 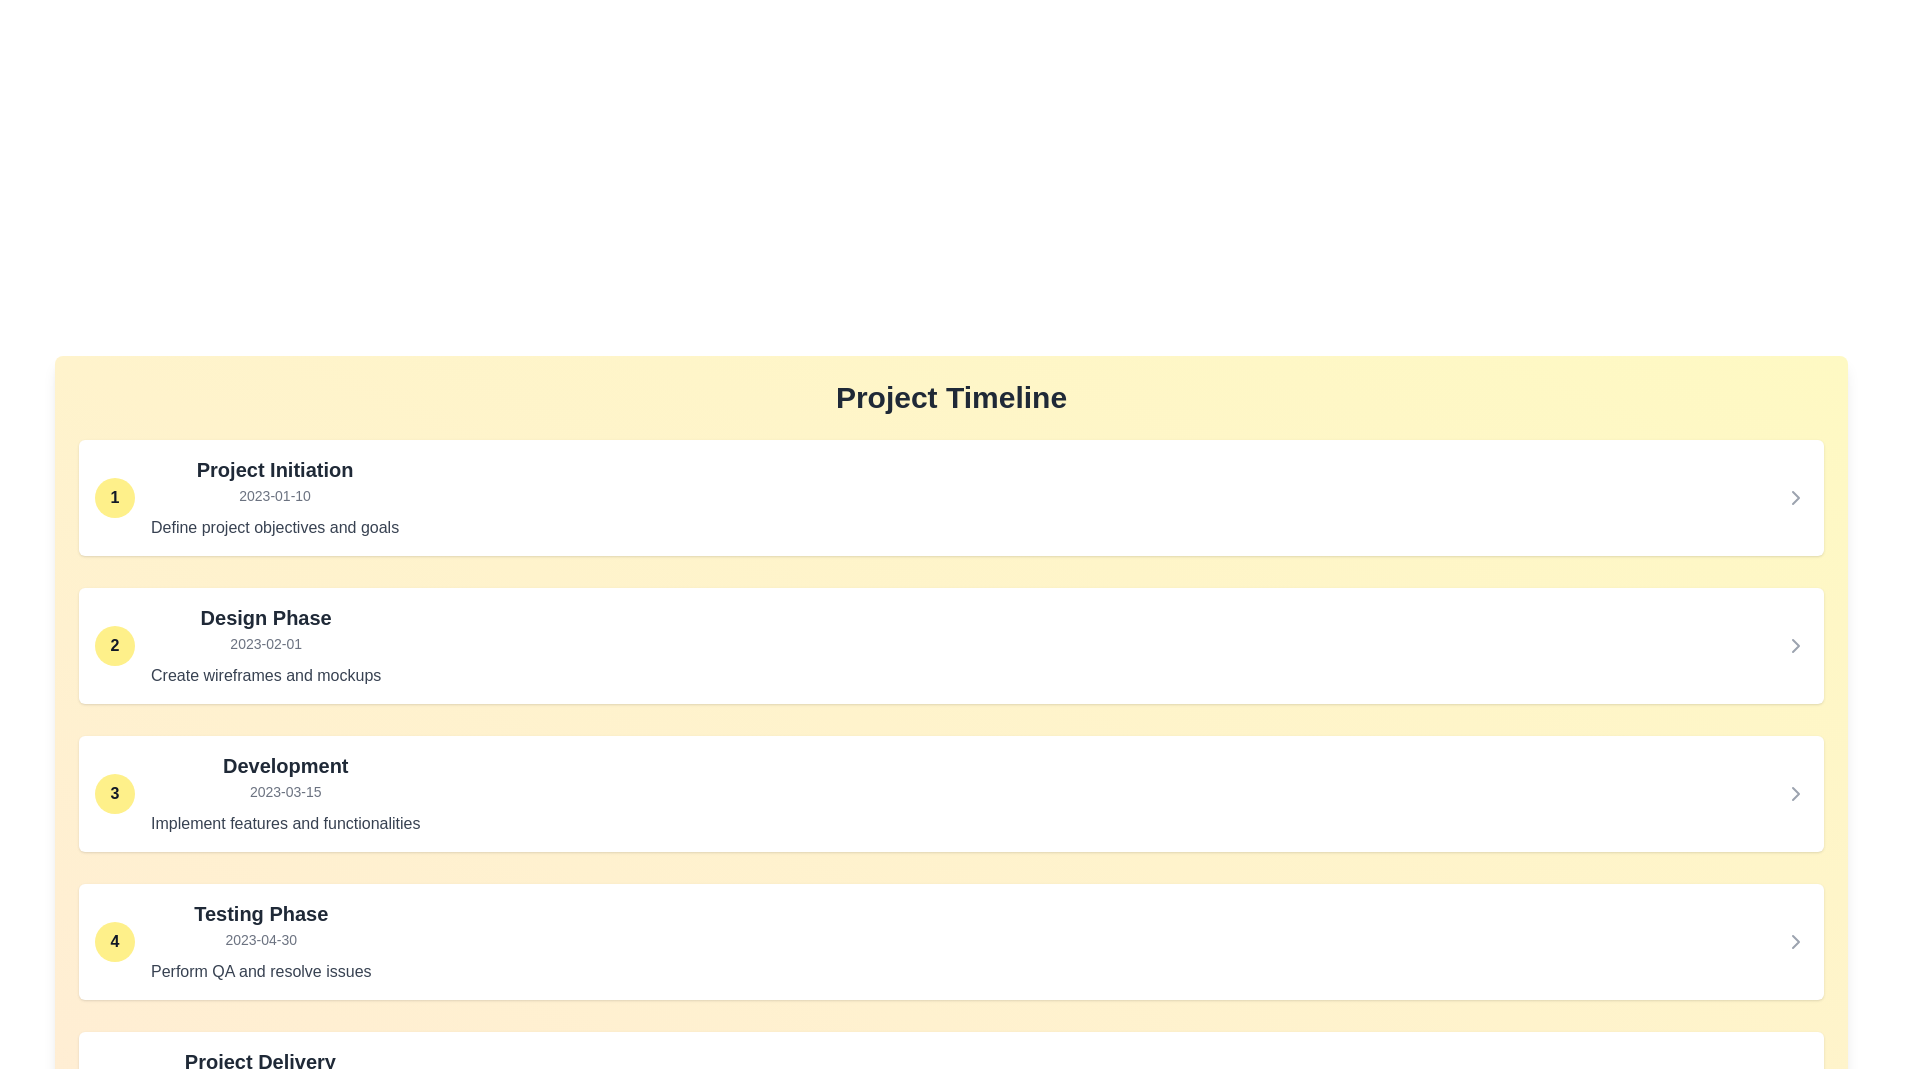 What do you see at coordinates (274, 470) in the screenshot?
I see `title 'Project Initiation' from the text label that serves as the header for the first phase of the 'Project Timeline'` at bounding box center [274, 470].